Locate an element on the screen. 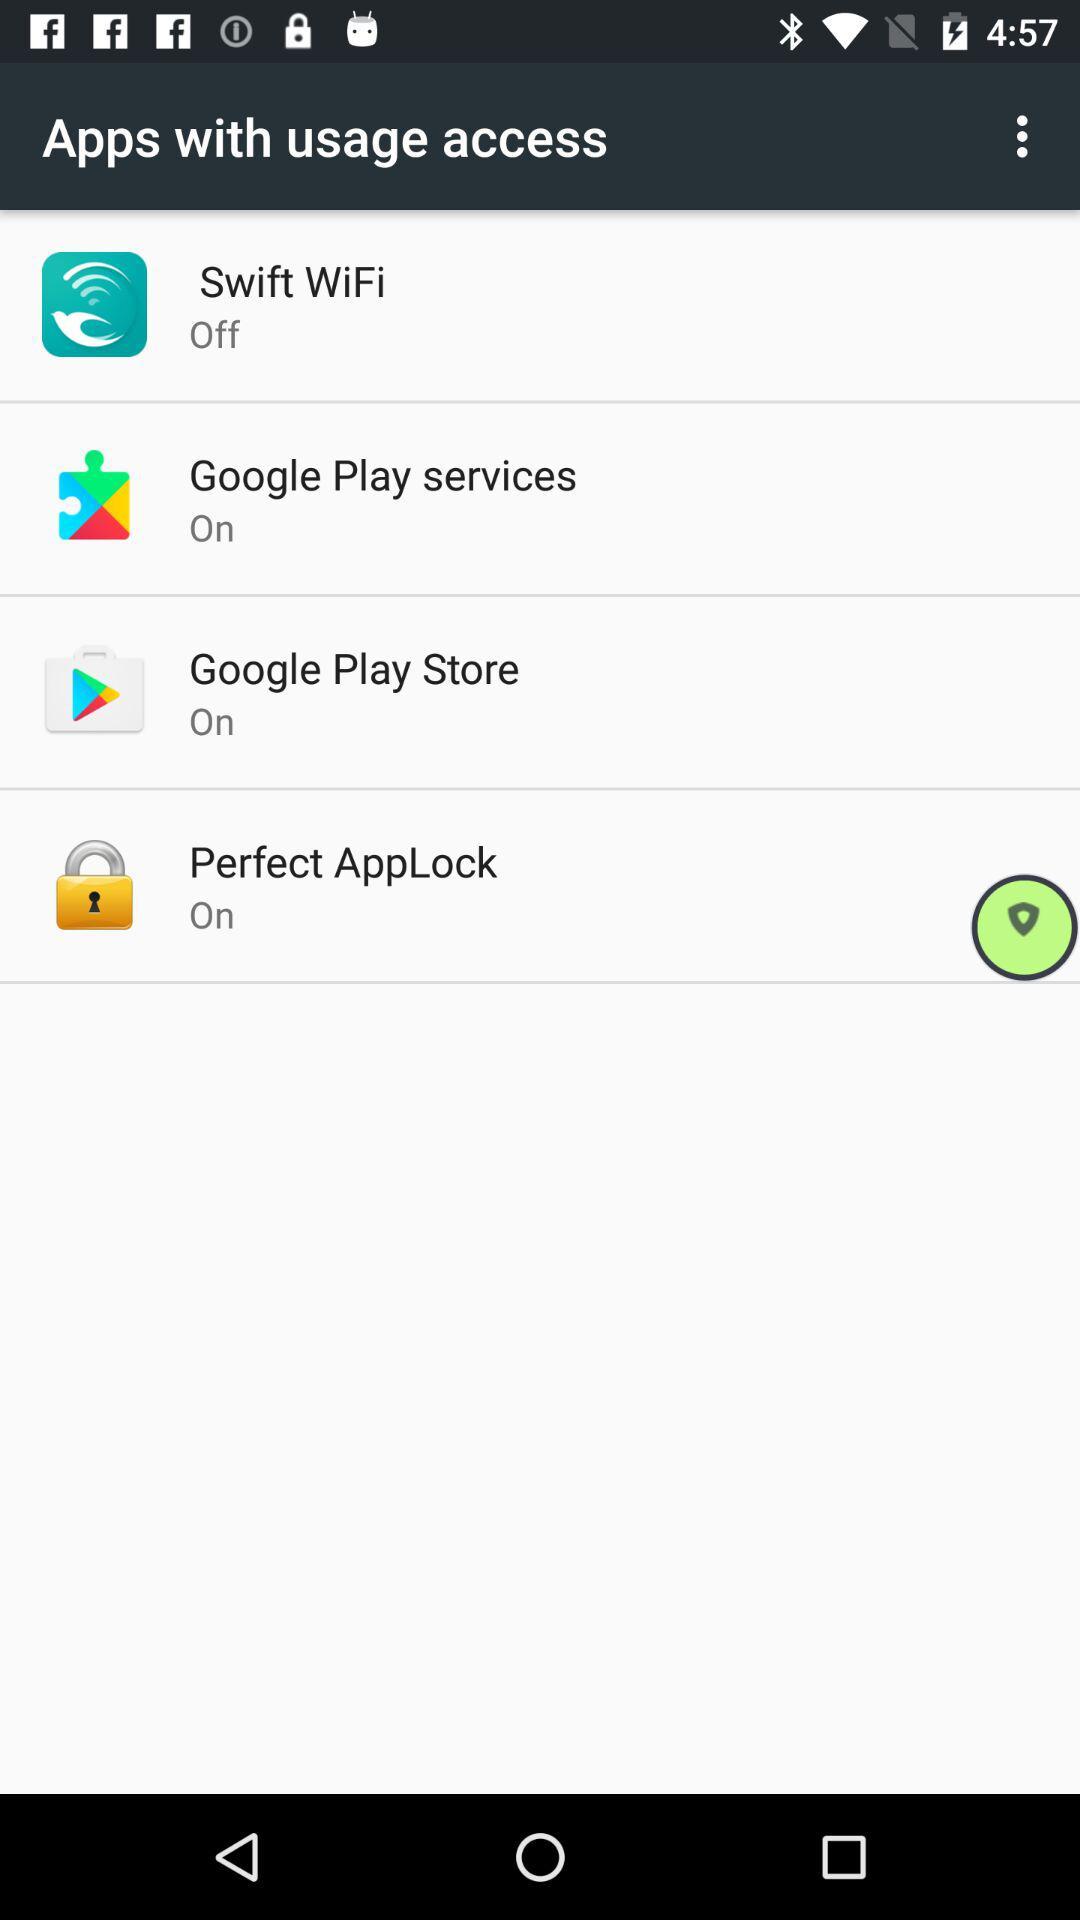 The width and height of the screenshot is (1080, 1920). the option button on the right hand top side is located at coordinates (1027, 136).